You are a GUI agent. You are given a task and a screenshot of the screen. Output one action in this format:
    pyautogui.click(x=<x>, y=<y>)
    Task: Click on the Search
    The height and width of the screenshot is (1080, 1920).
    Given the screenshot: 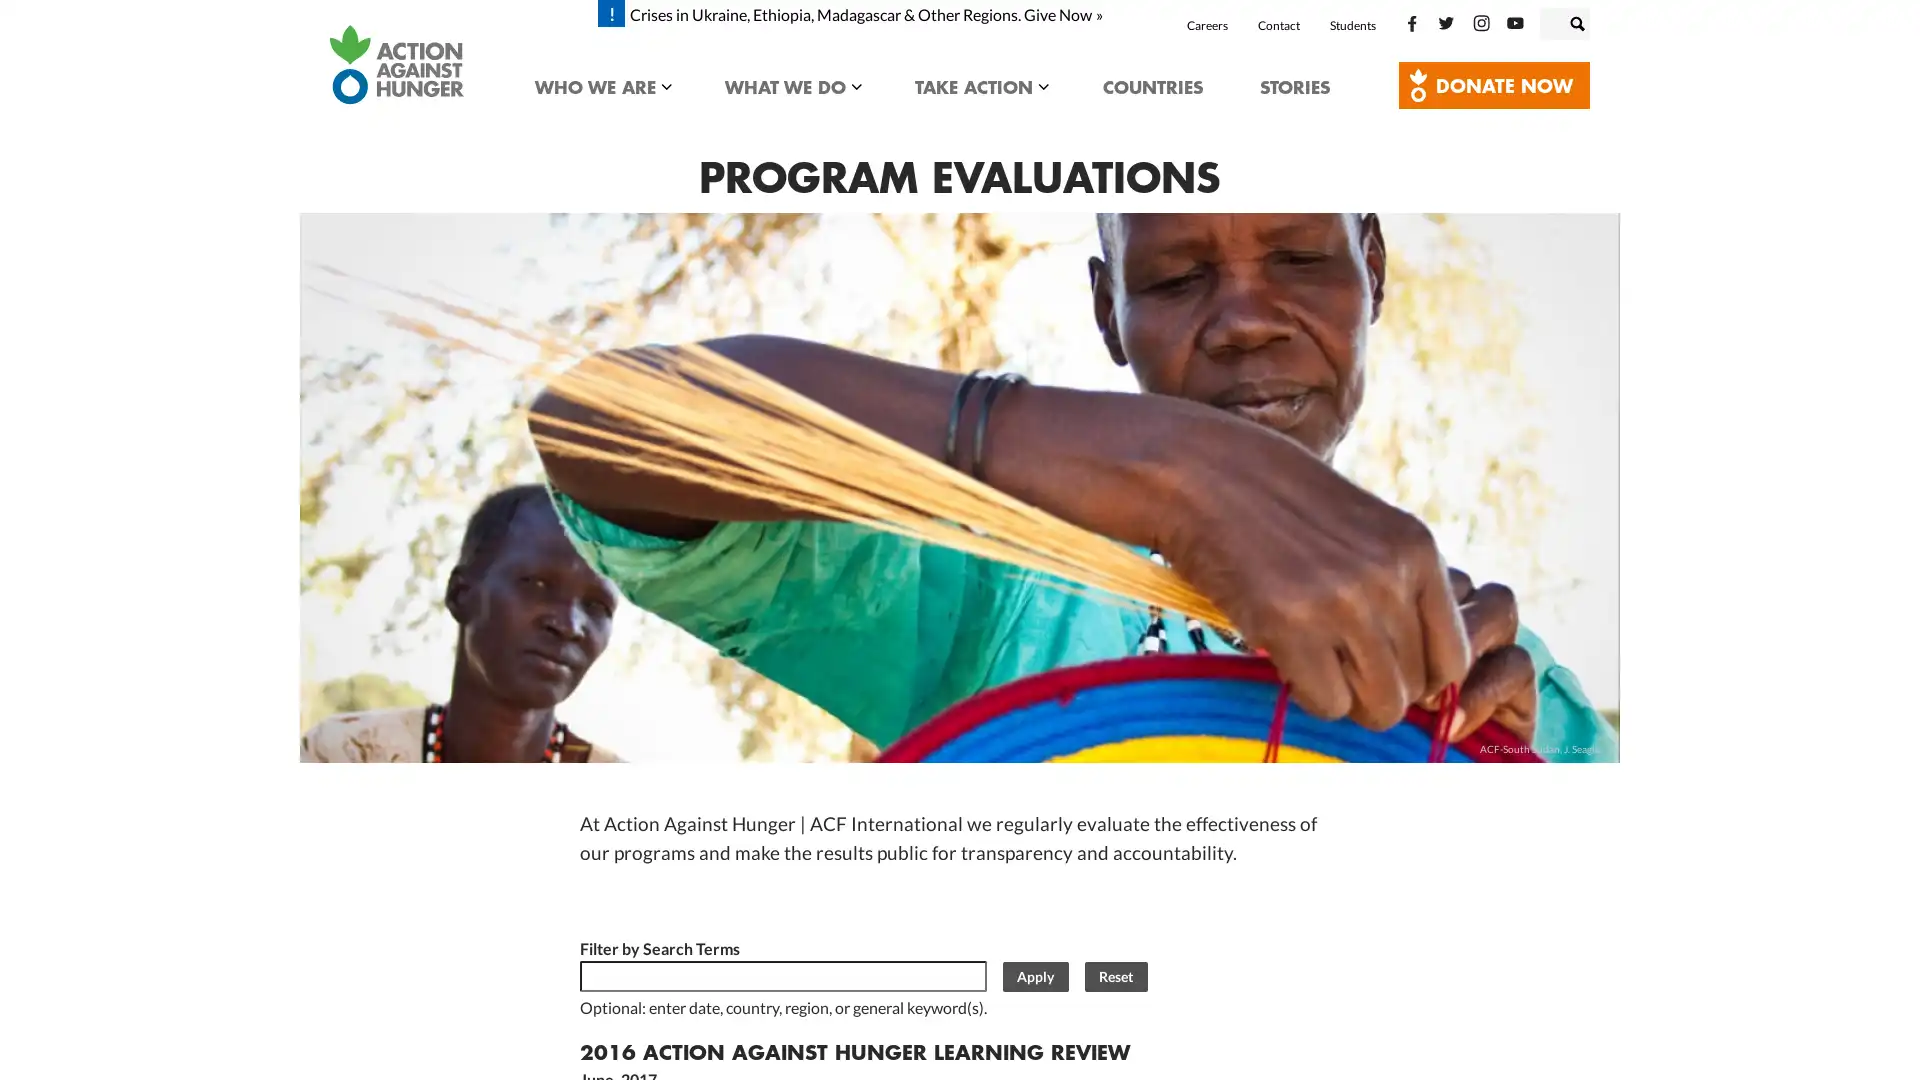 What is the action you would take?
    pyautogui.click(x=1597, y=19)
    